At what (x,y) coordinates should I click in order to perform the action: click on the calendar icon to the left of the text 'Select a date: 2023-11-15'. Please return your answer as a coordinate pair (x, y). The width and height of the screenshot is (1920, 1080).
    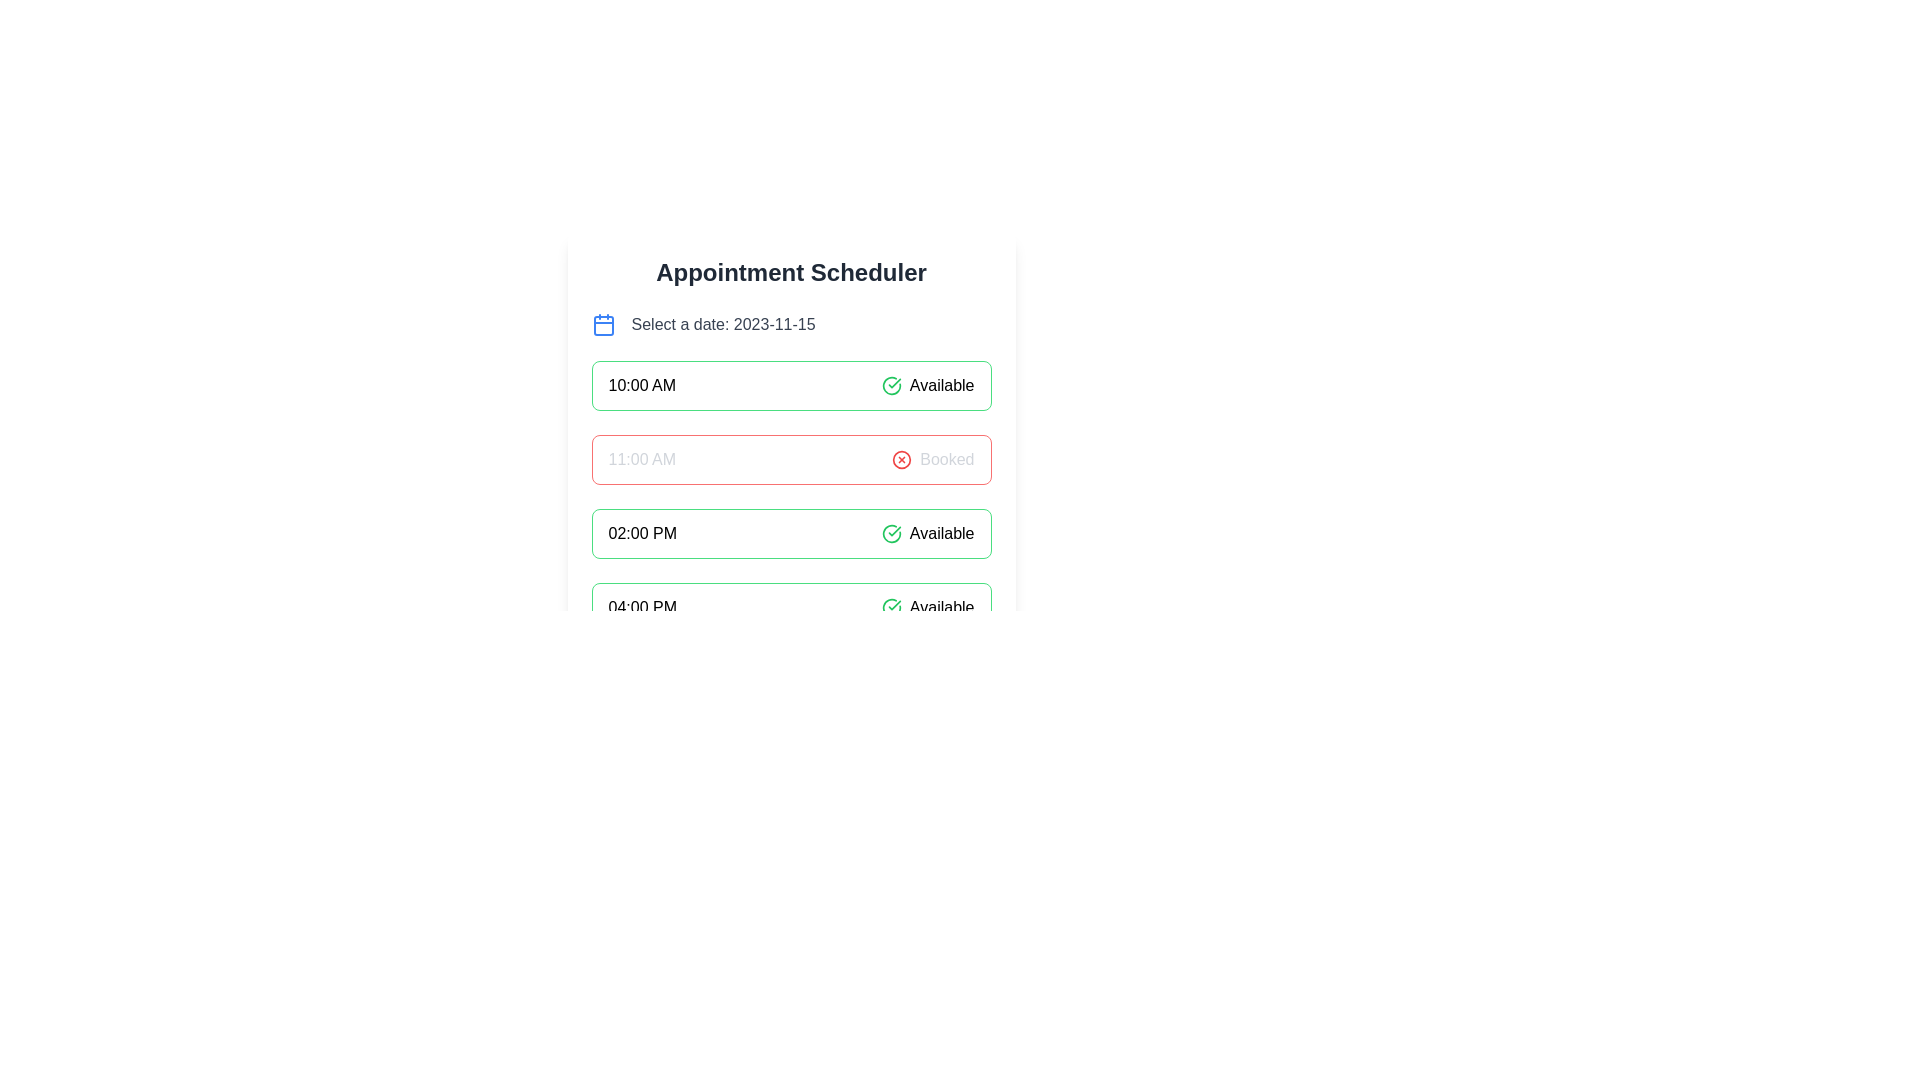
    Looking at the image, I should click on (602, 325).